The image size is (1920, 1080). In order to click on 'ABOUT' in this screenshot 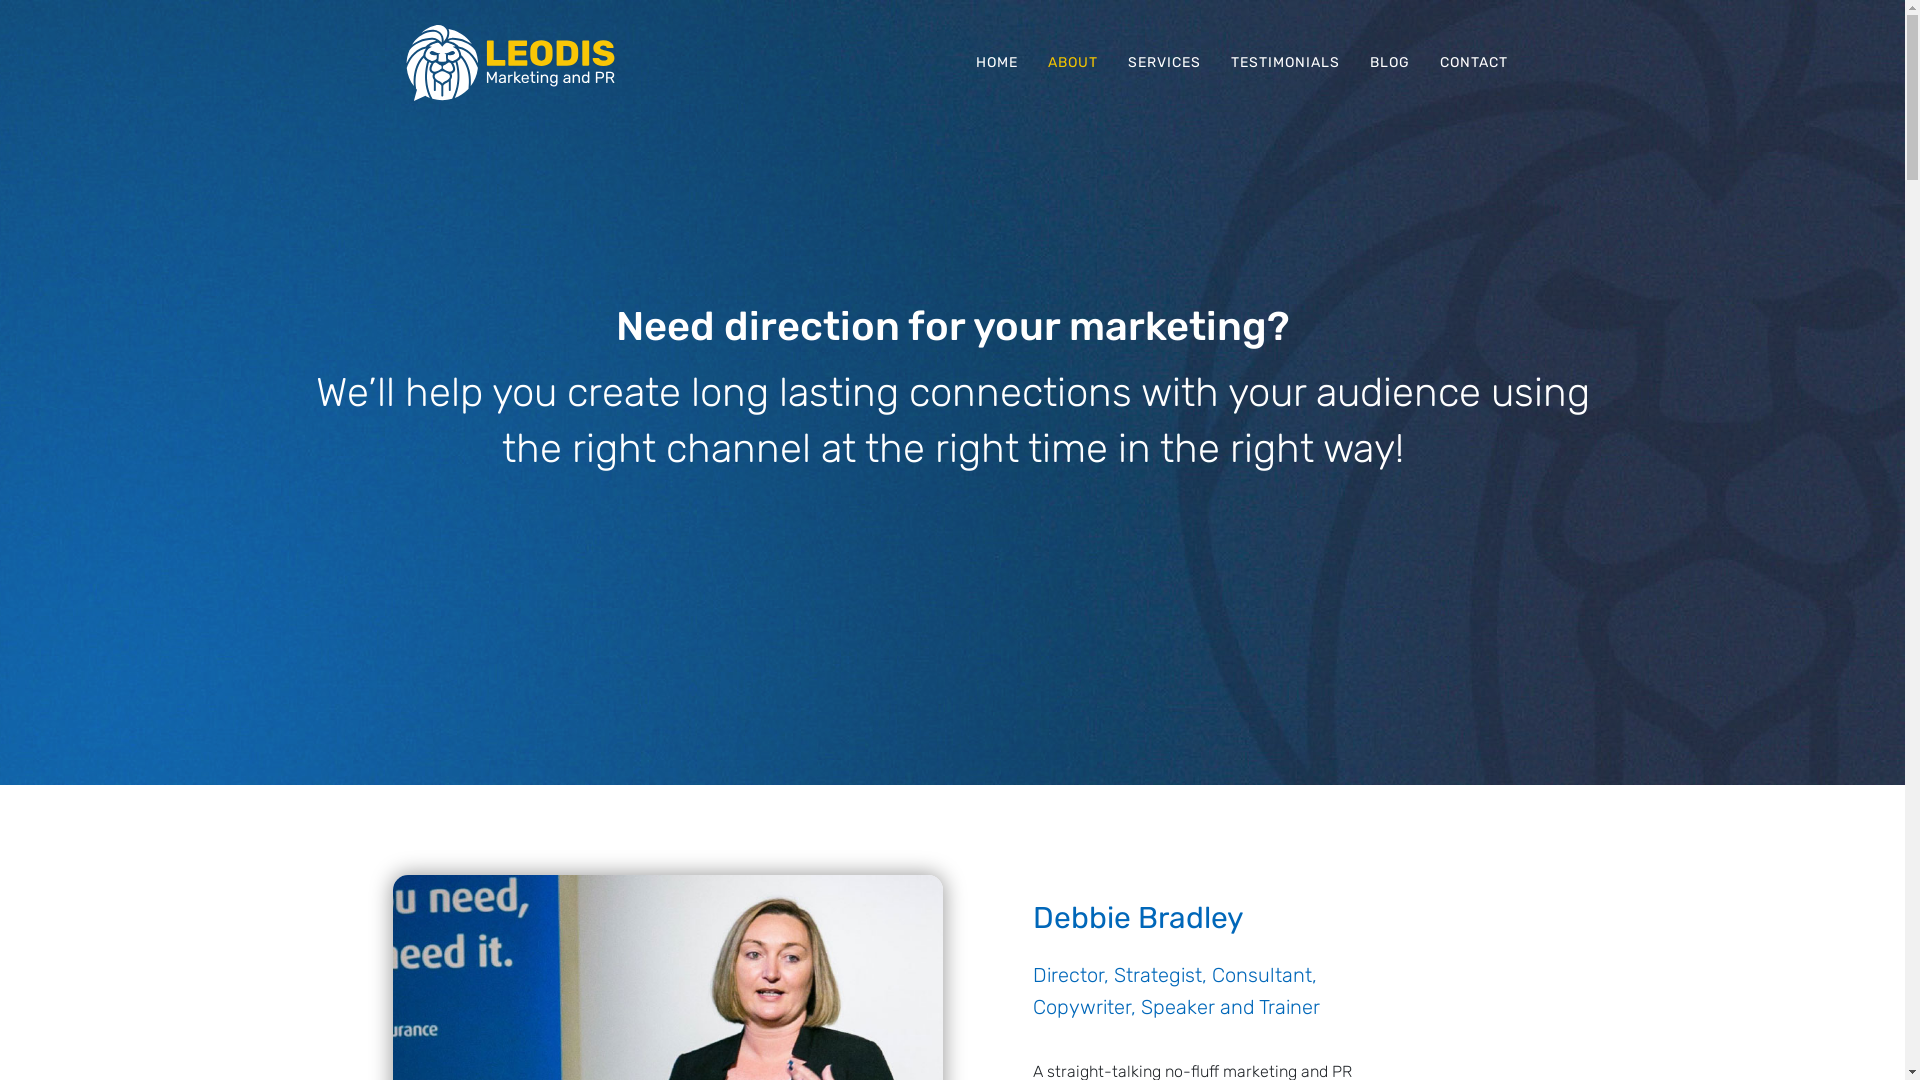, I will do `click(1040, 61)`.